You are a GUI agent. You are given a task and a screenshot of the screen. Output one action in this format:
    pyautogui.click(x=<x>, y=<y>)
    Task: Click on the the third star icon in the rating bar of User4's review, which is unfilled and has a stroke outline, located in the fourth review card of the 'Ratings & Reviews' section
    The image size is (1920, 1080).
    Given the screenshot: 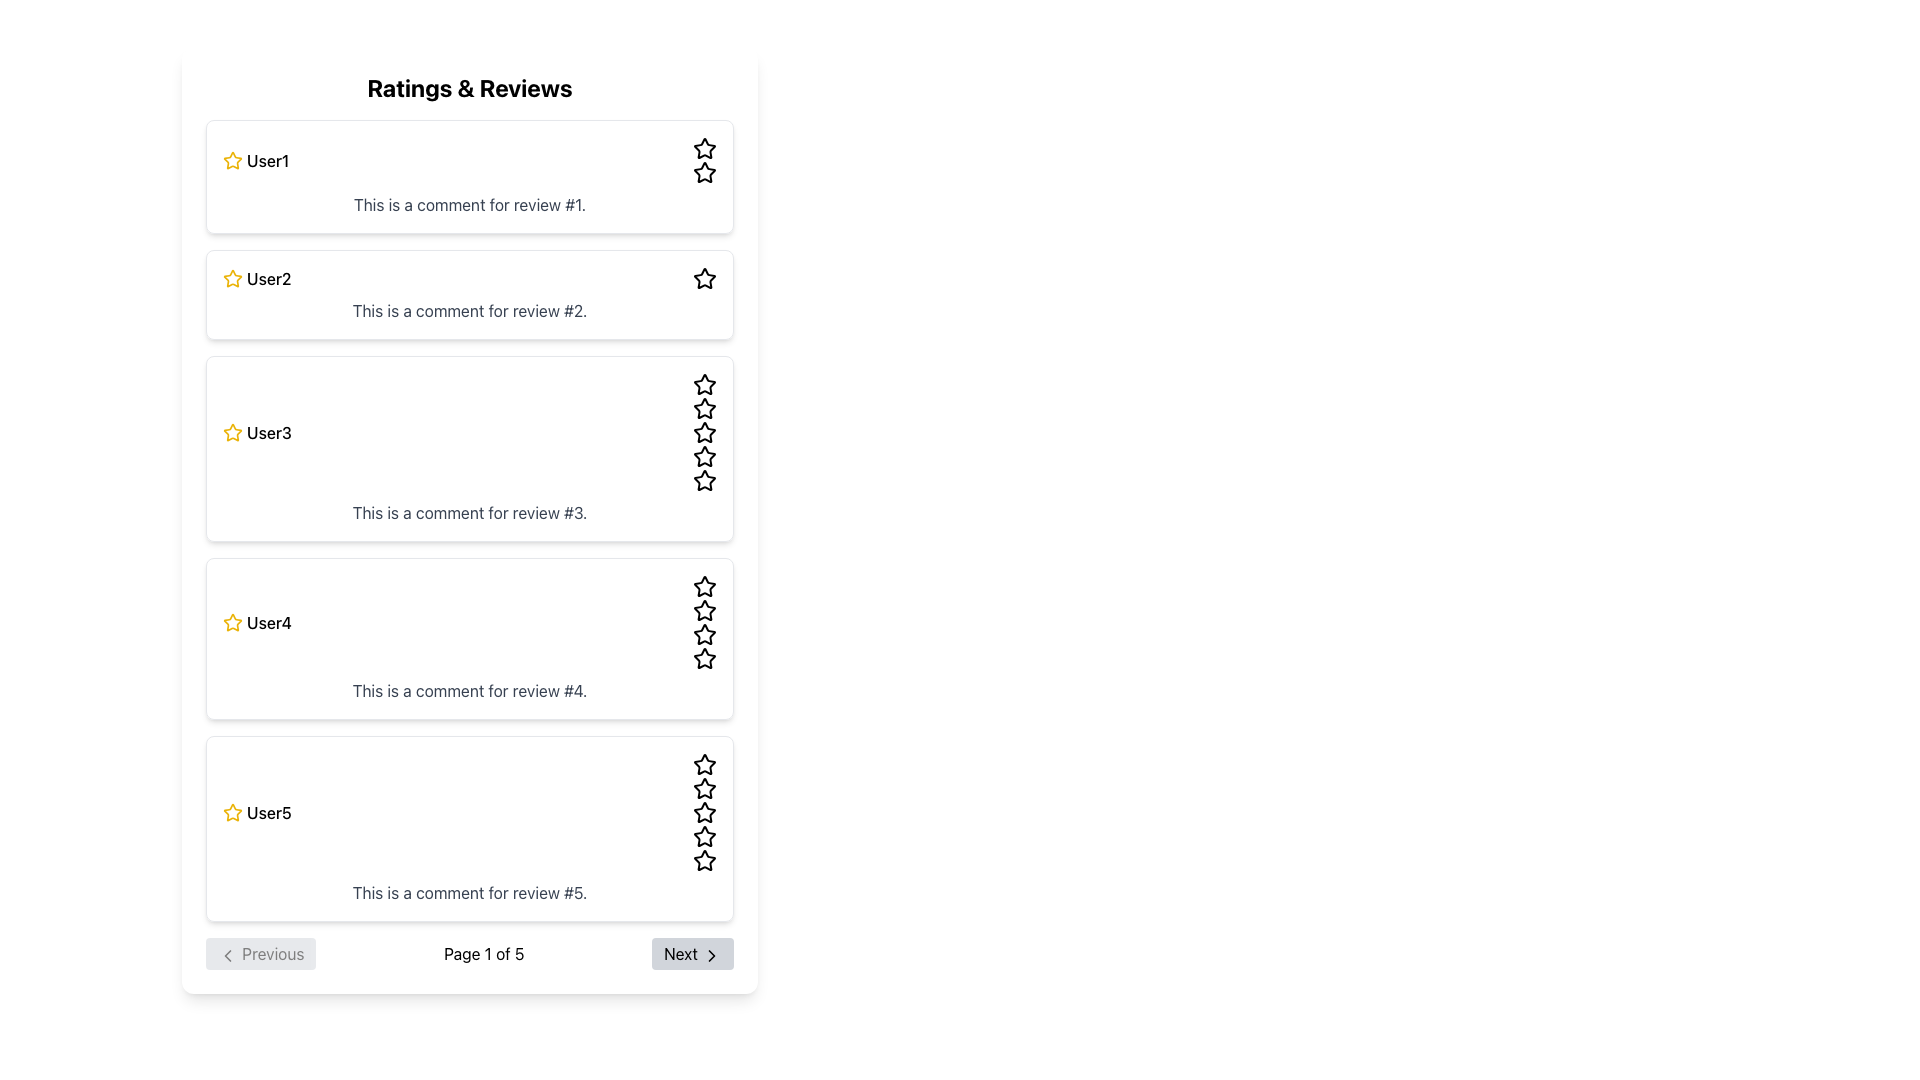 What is the action you would take?
    pyautogui.click(x=705, y=585)
    